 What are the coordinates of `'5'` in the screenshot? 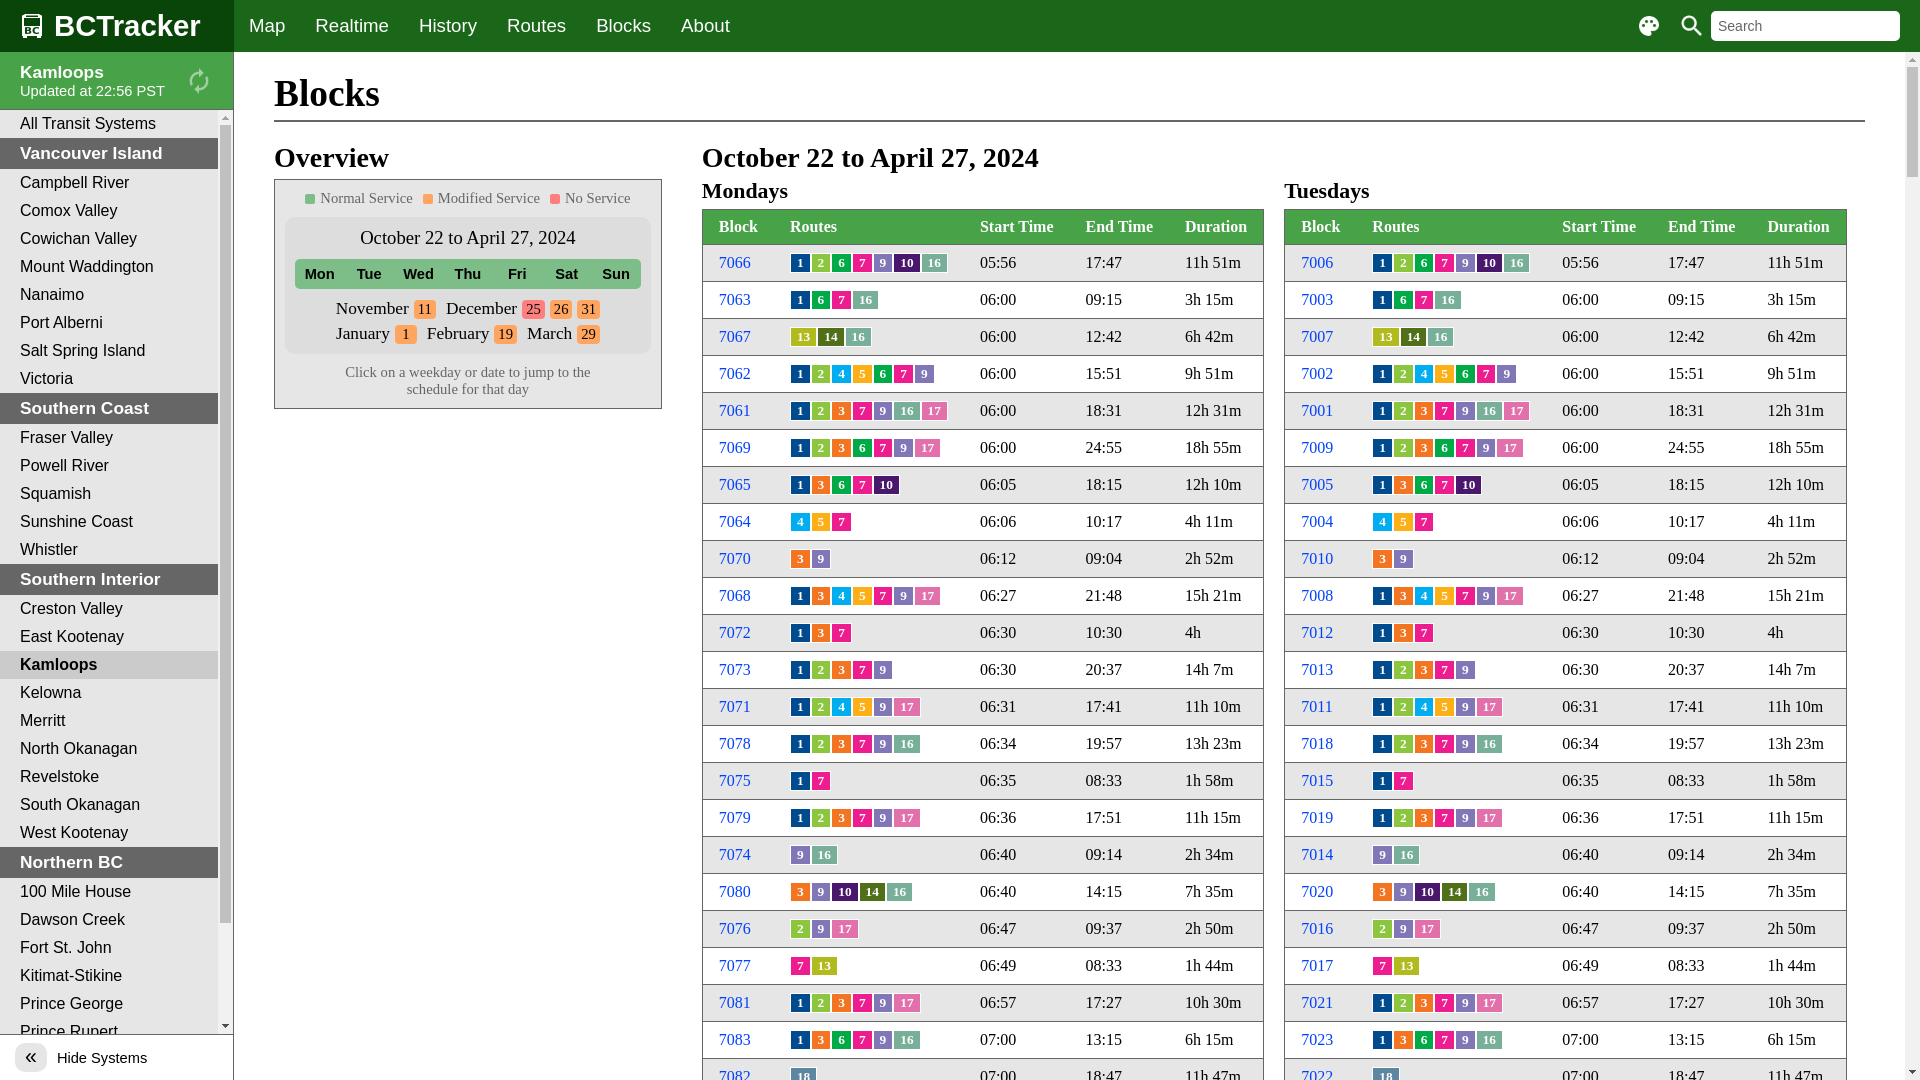 It's located at (1444, 595).